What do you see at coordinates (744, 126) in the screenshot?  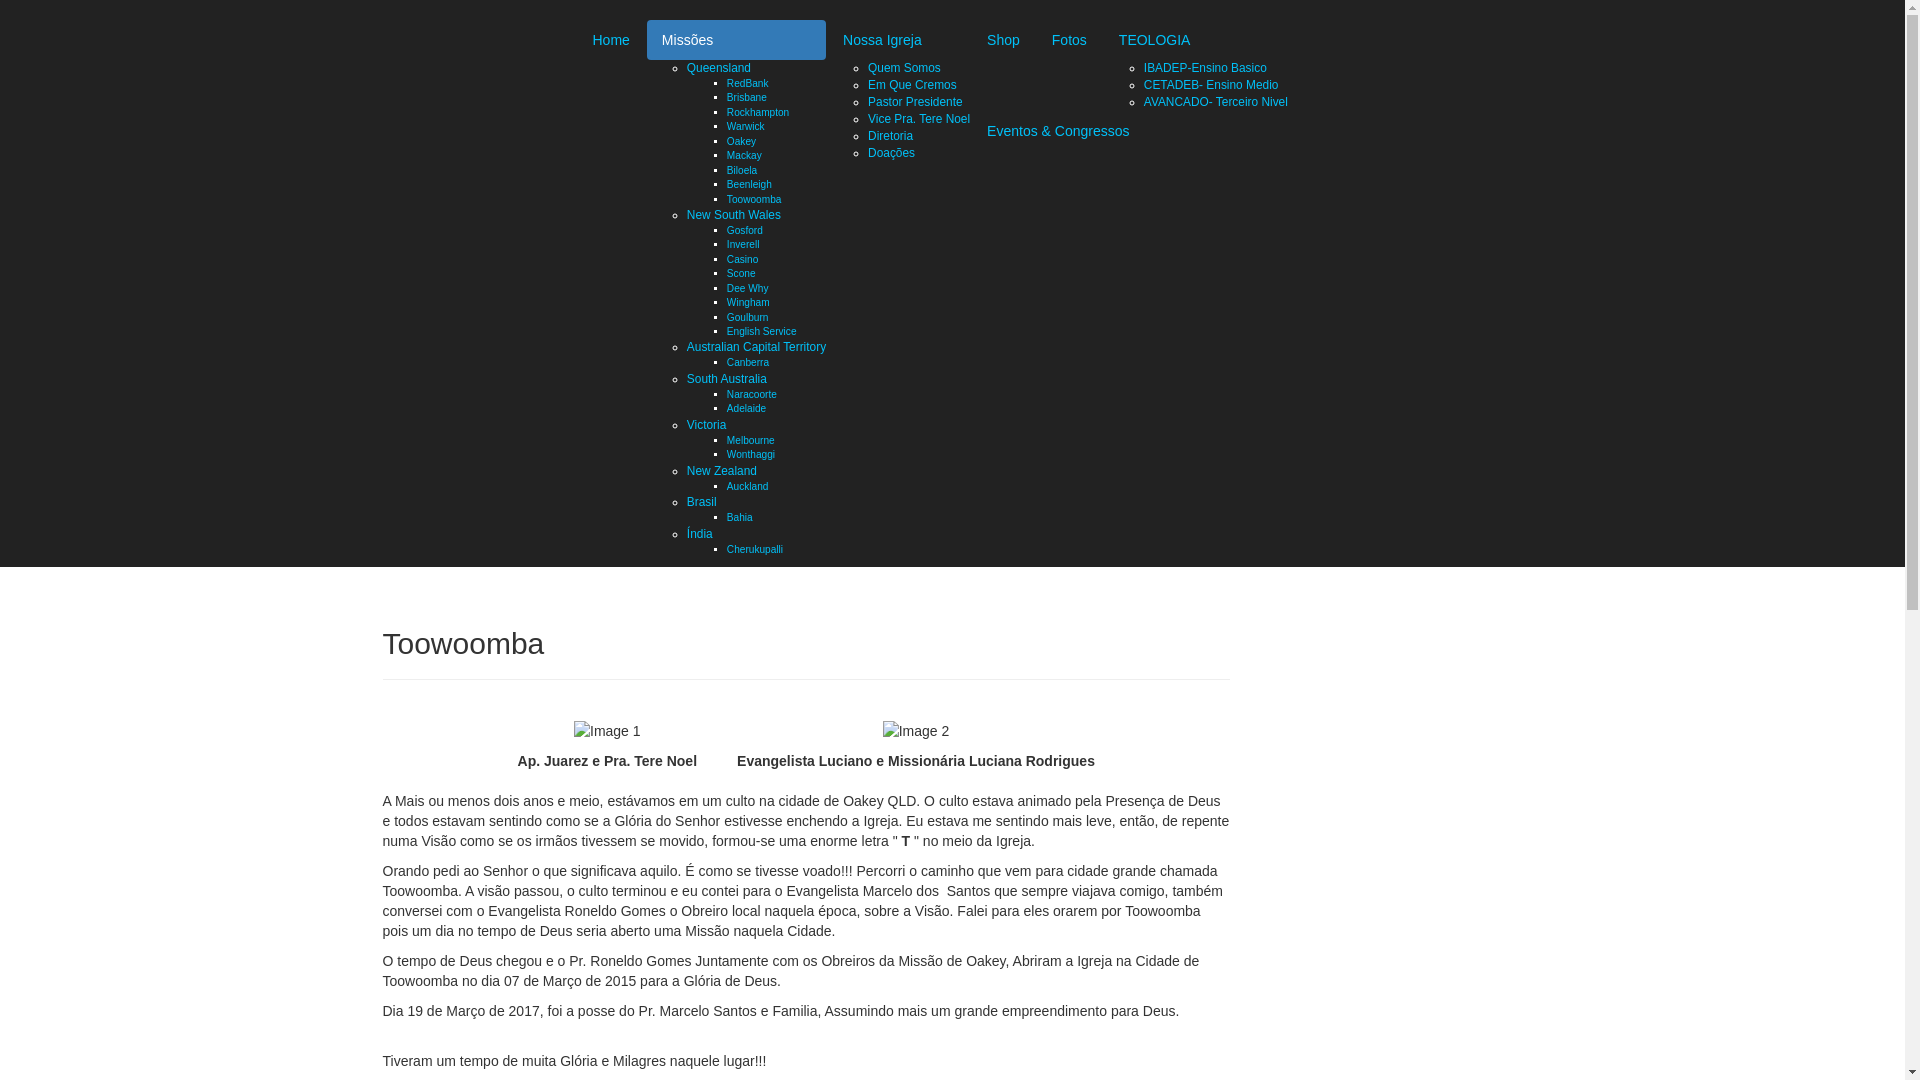 I see `'Warwick'` at bounding box center [744, 126].